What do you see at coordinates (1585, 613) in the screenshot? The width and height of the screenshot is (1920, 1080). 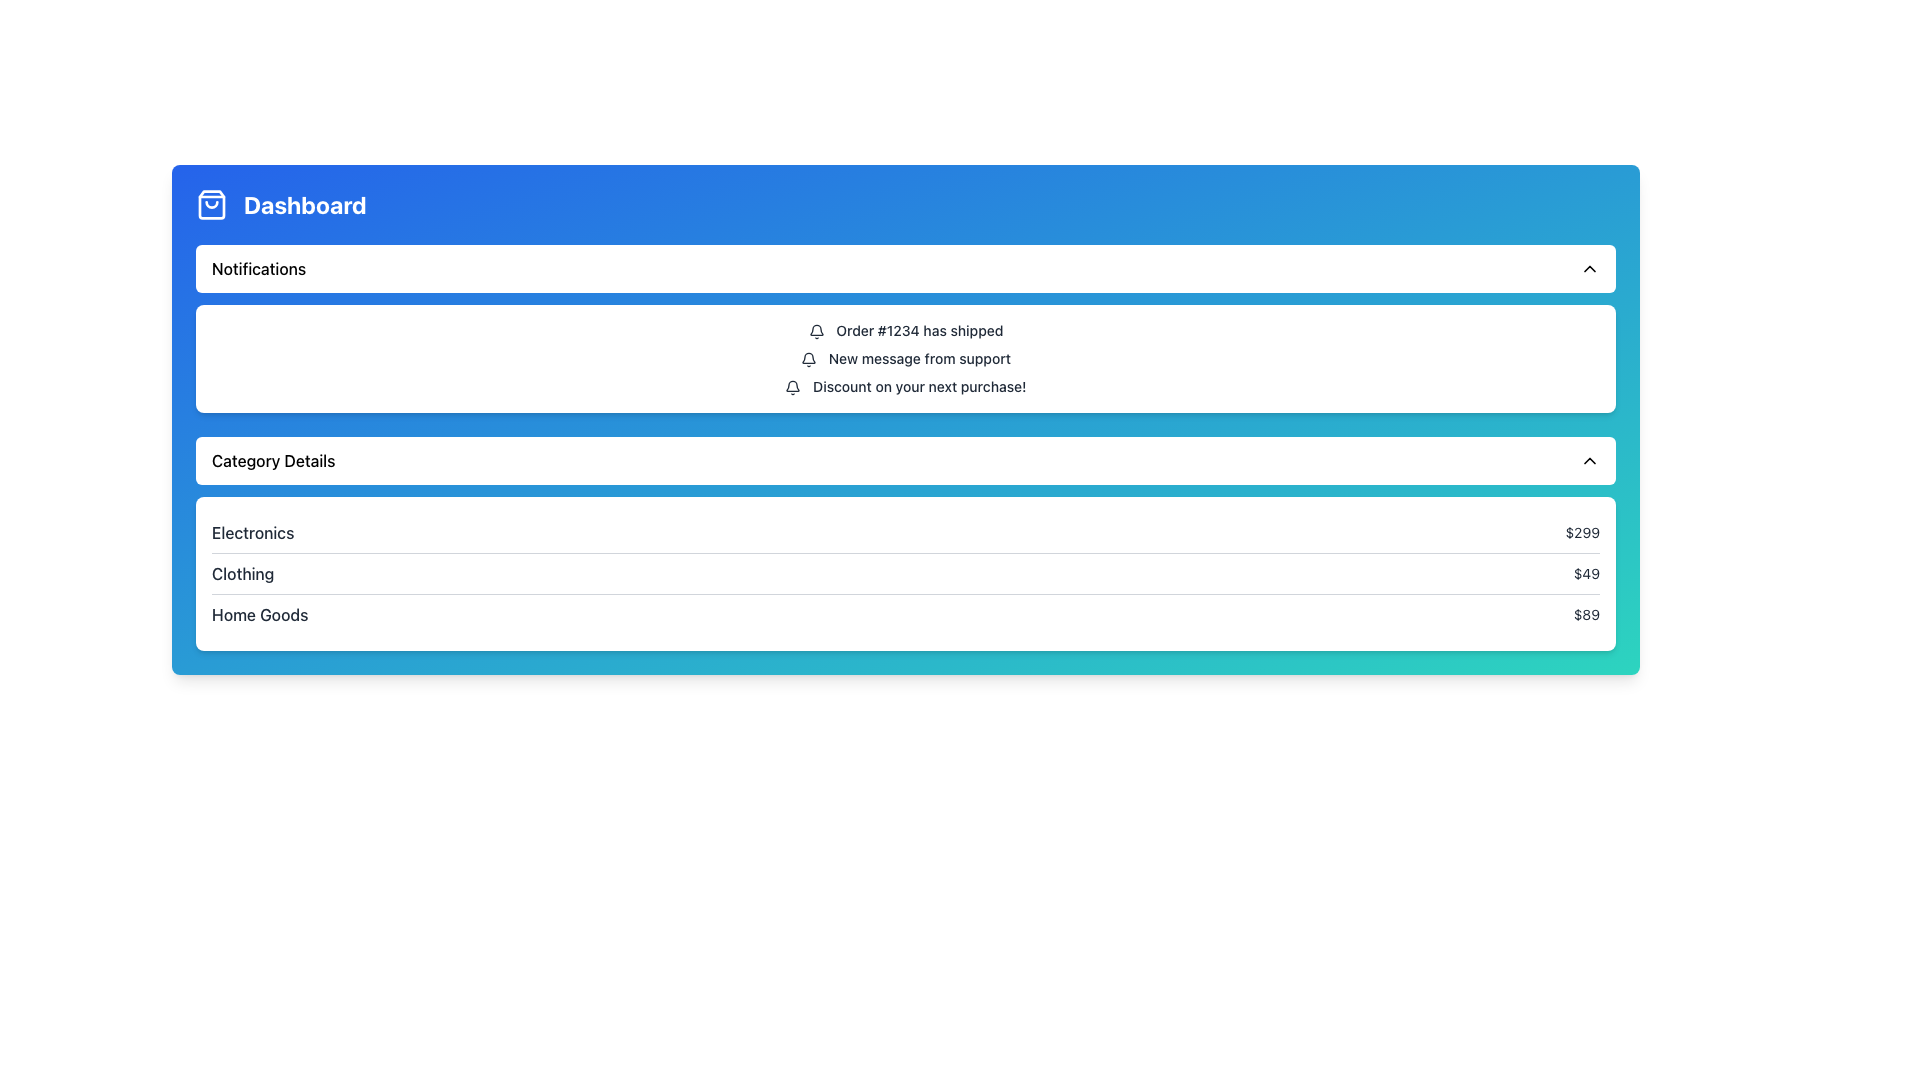 I see `the text label displaying the price "$89", which is located at the far right side of the "Home Goods" row in the "Category Details" list` at bounding box center [1585, 613].